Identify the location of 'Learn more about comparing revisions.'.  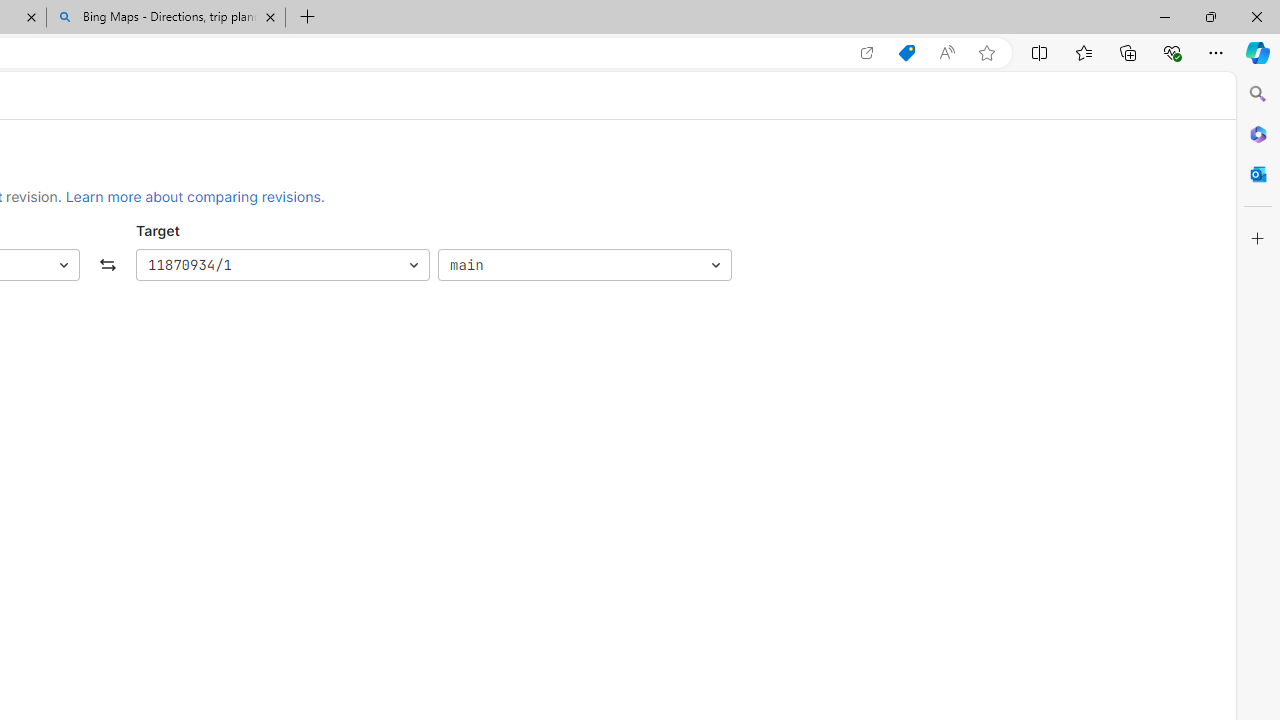
(195, 196).